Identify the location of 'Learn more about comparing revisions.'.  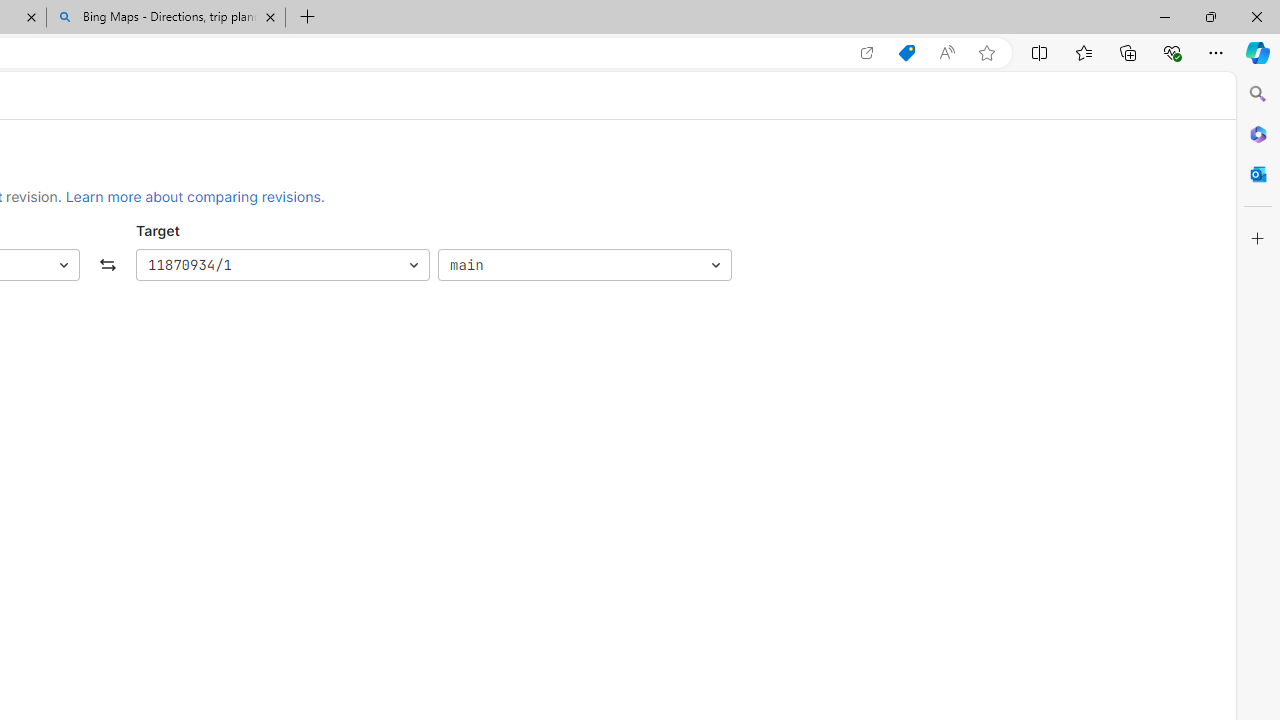
(195, 196).